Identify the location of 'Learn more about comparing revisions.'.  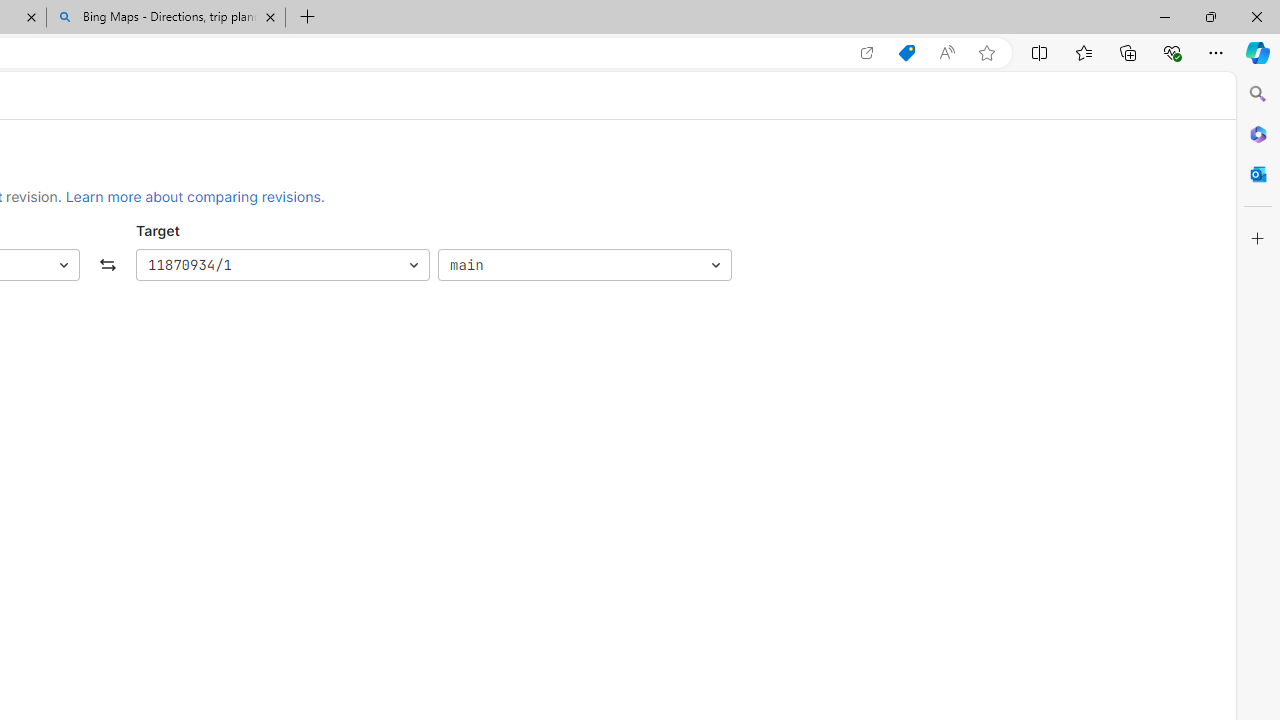
(195, 196).